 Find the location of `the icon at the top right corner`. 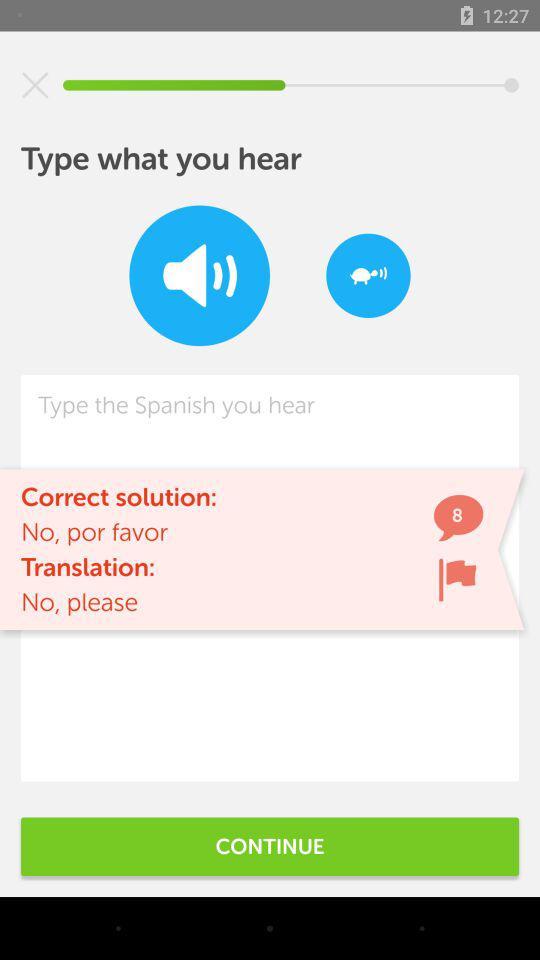

the icon at the top right corner is located at coordinates (367, 274).